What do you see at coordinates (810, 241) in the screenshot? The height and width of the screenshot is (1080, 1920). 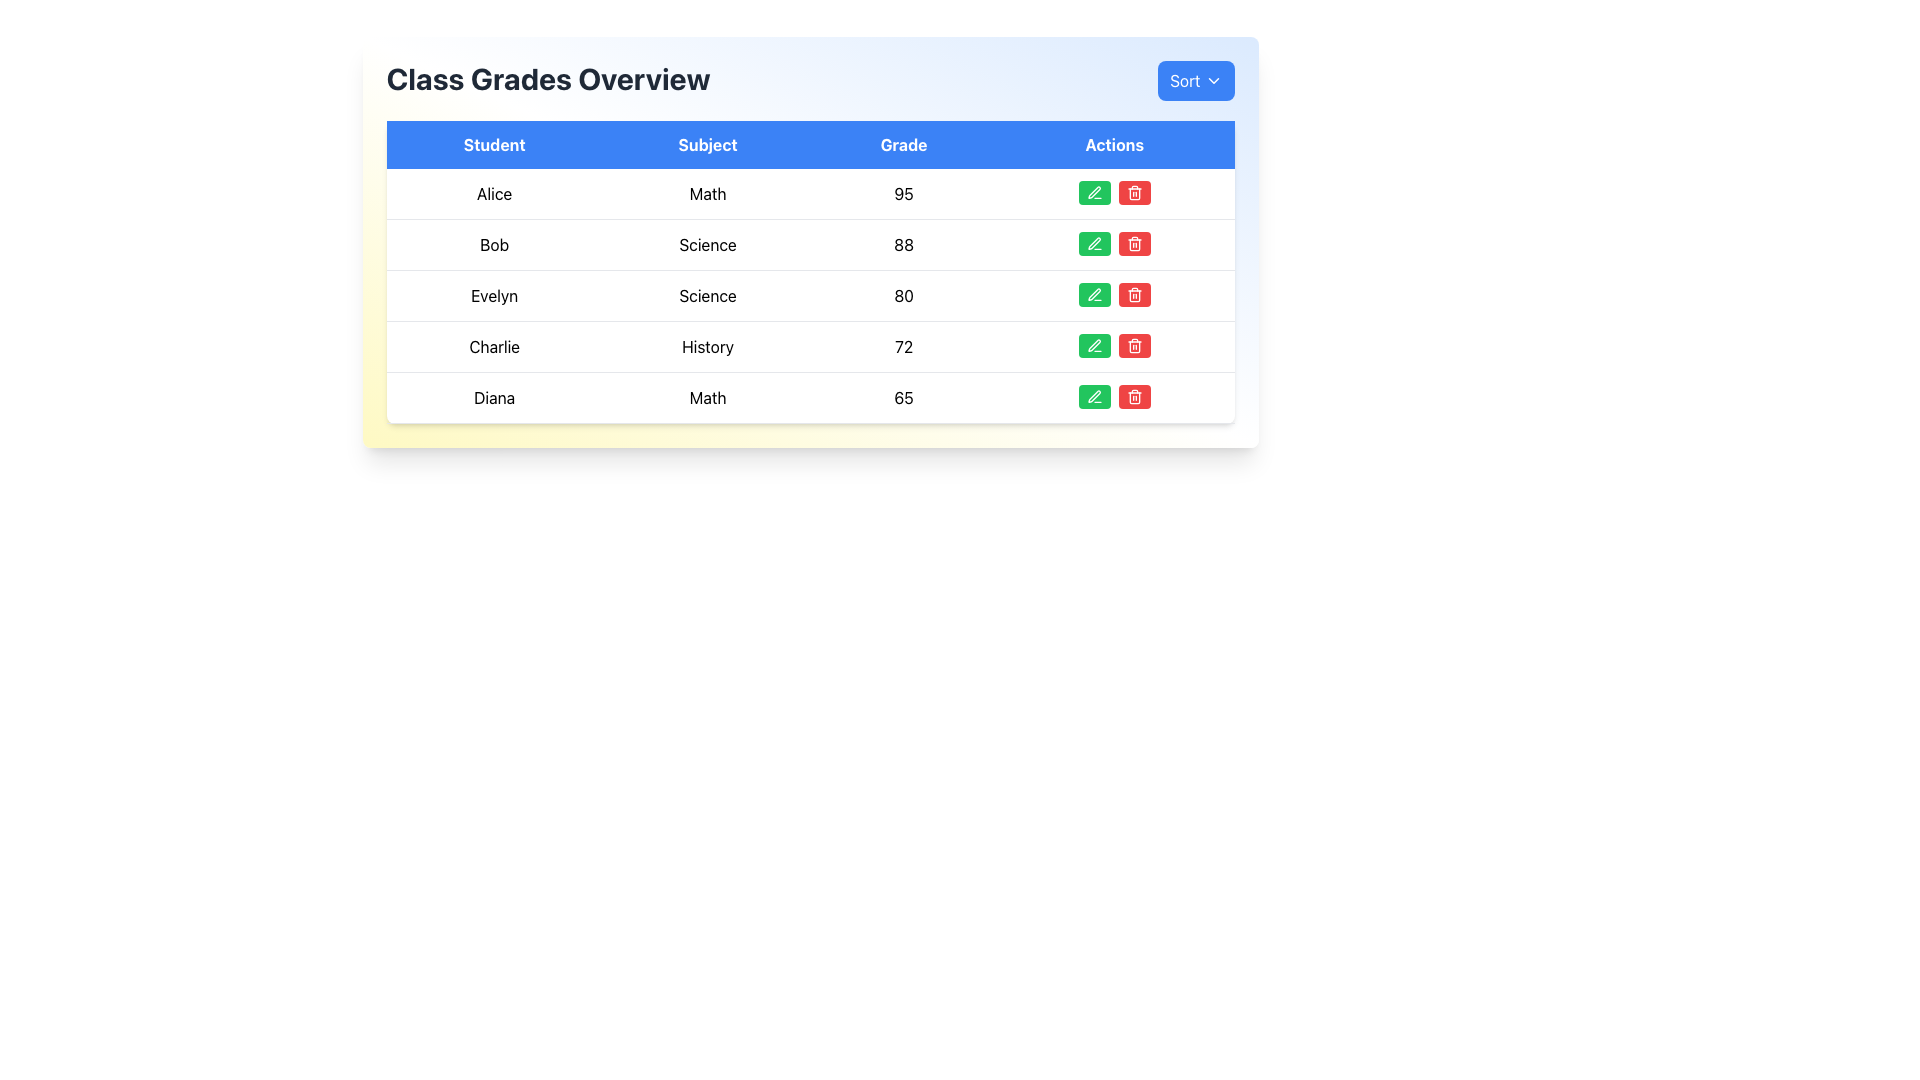 I see `text from the table displaying class grades, which is the only element resembling a table with specific headers in the central panel` at bounding box center [810, 241].